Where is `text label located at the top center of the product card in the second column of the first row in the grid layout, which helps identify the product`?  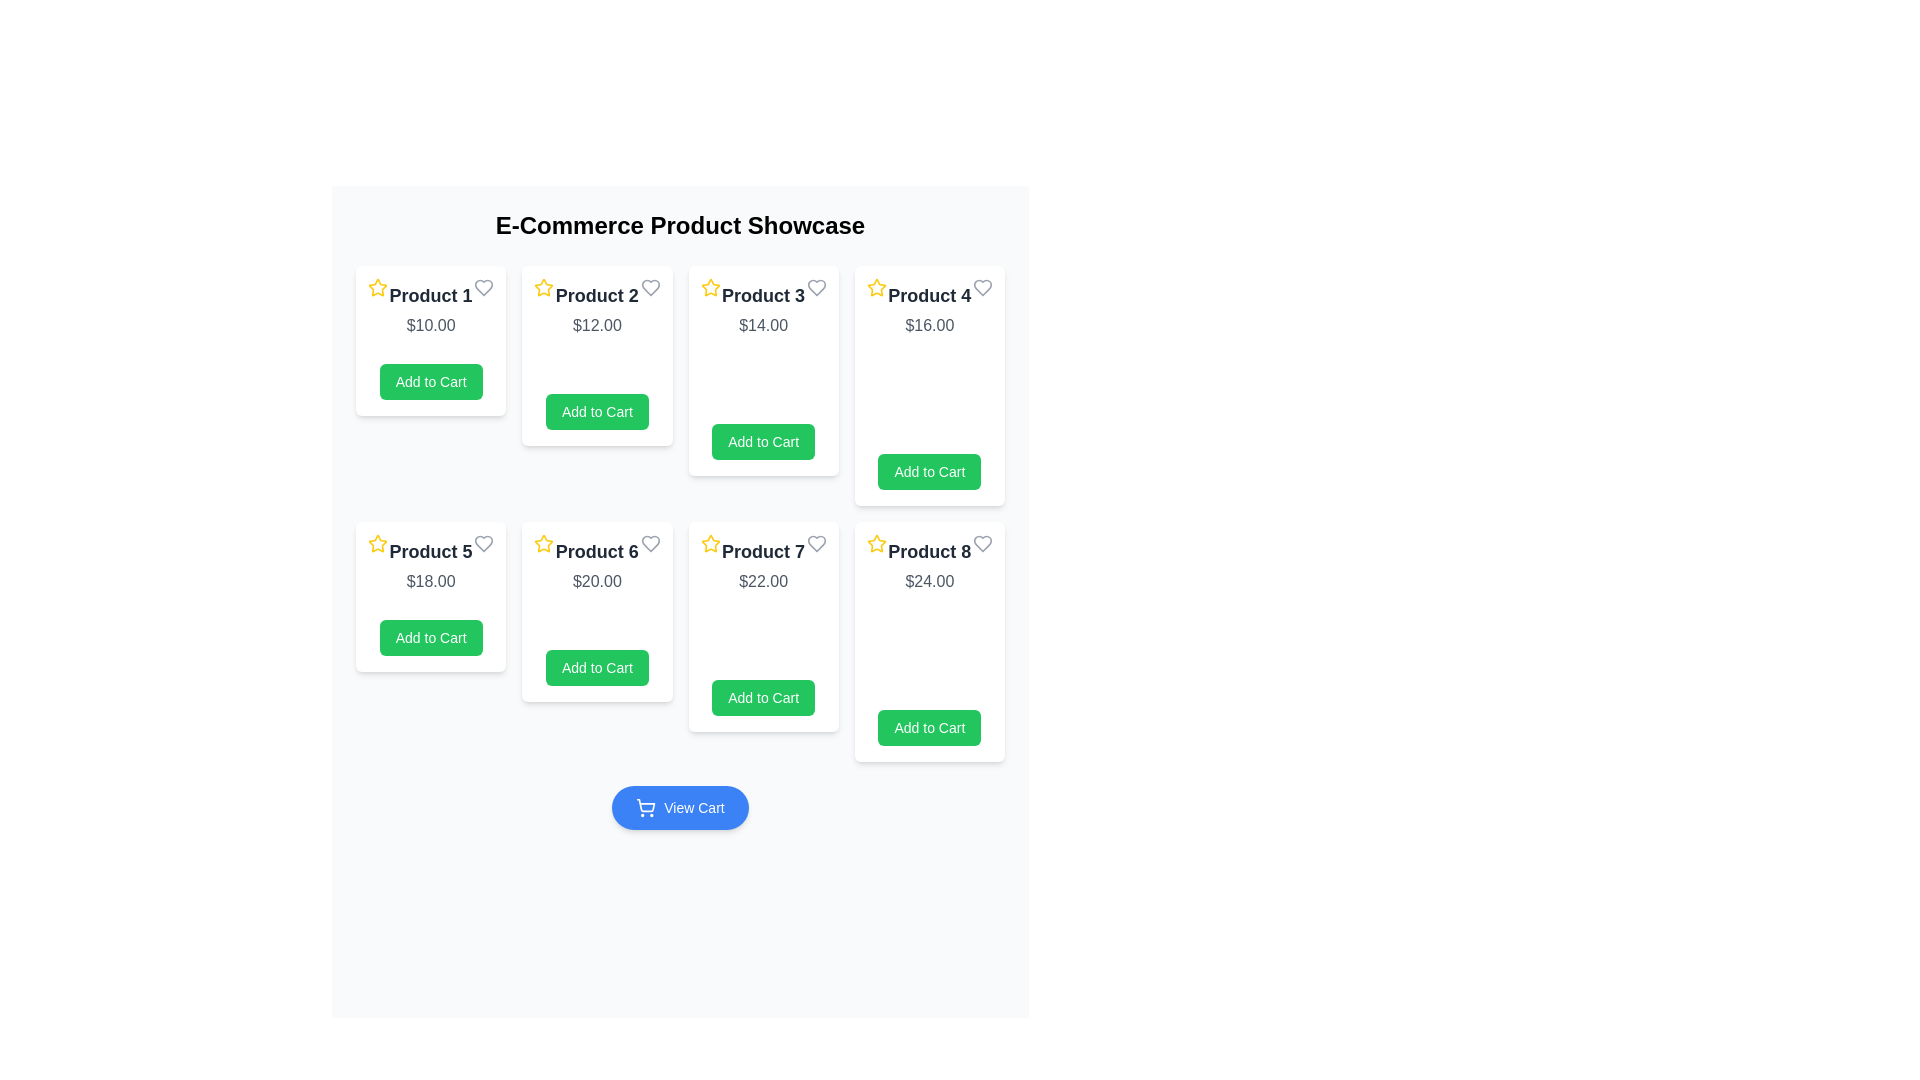
text label located at the top center of the product card in the second column of the first row in the grid layout, which helps identify the product is located at coordinates (762, 296).